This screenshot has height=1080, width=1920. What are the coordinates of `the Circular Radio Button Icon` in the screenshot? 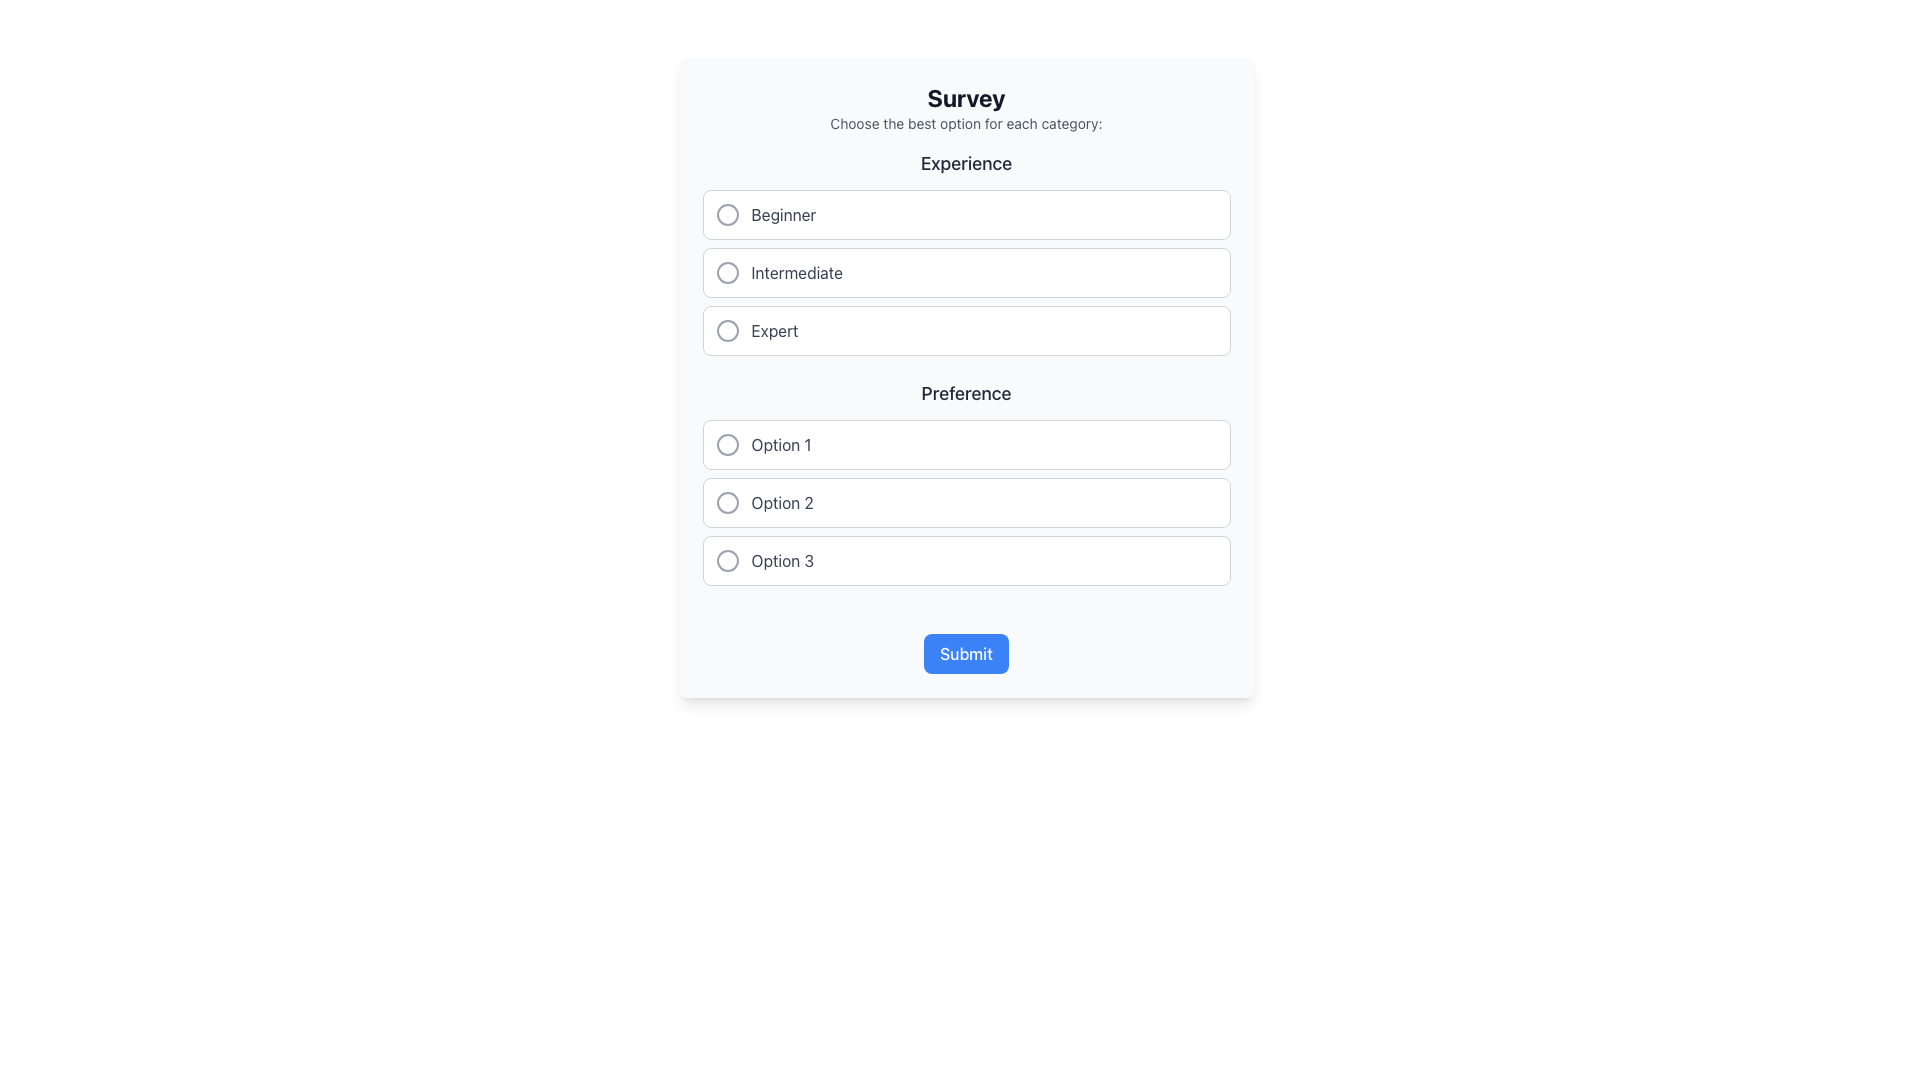 It's located at (726, 273).